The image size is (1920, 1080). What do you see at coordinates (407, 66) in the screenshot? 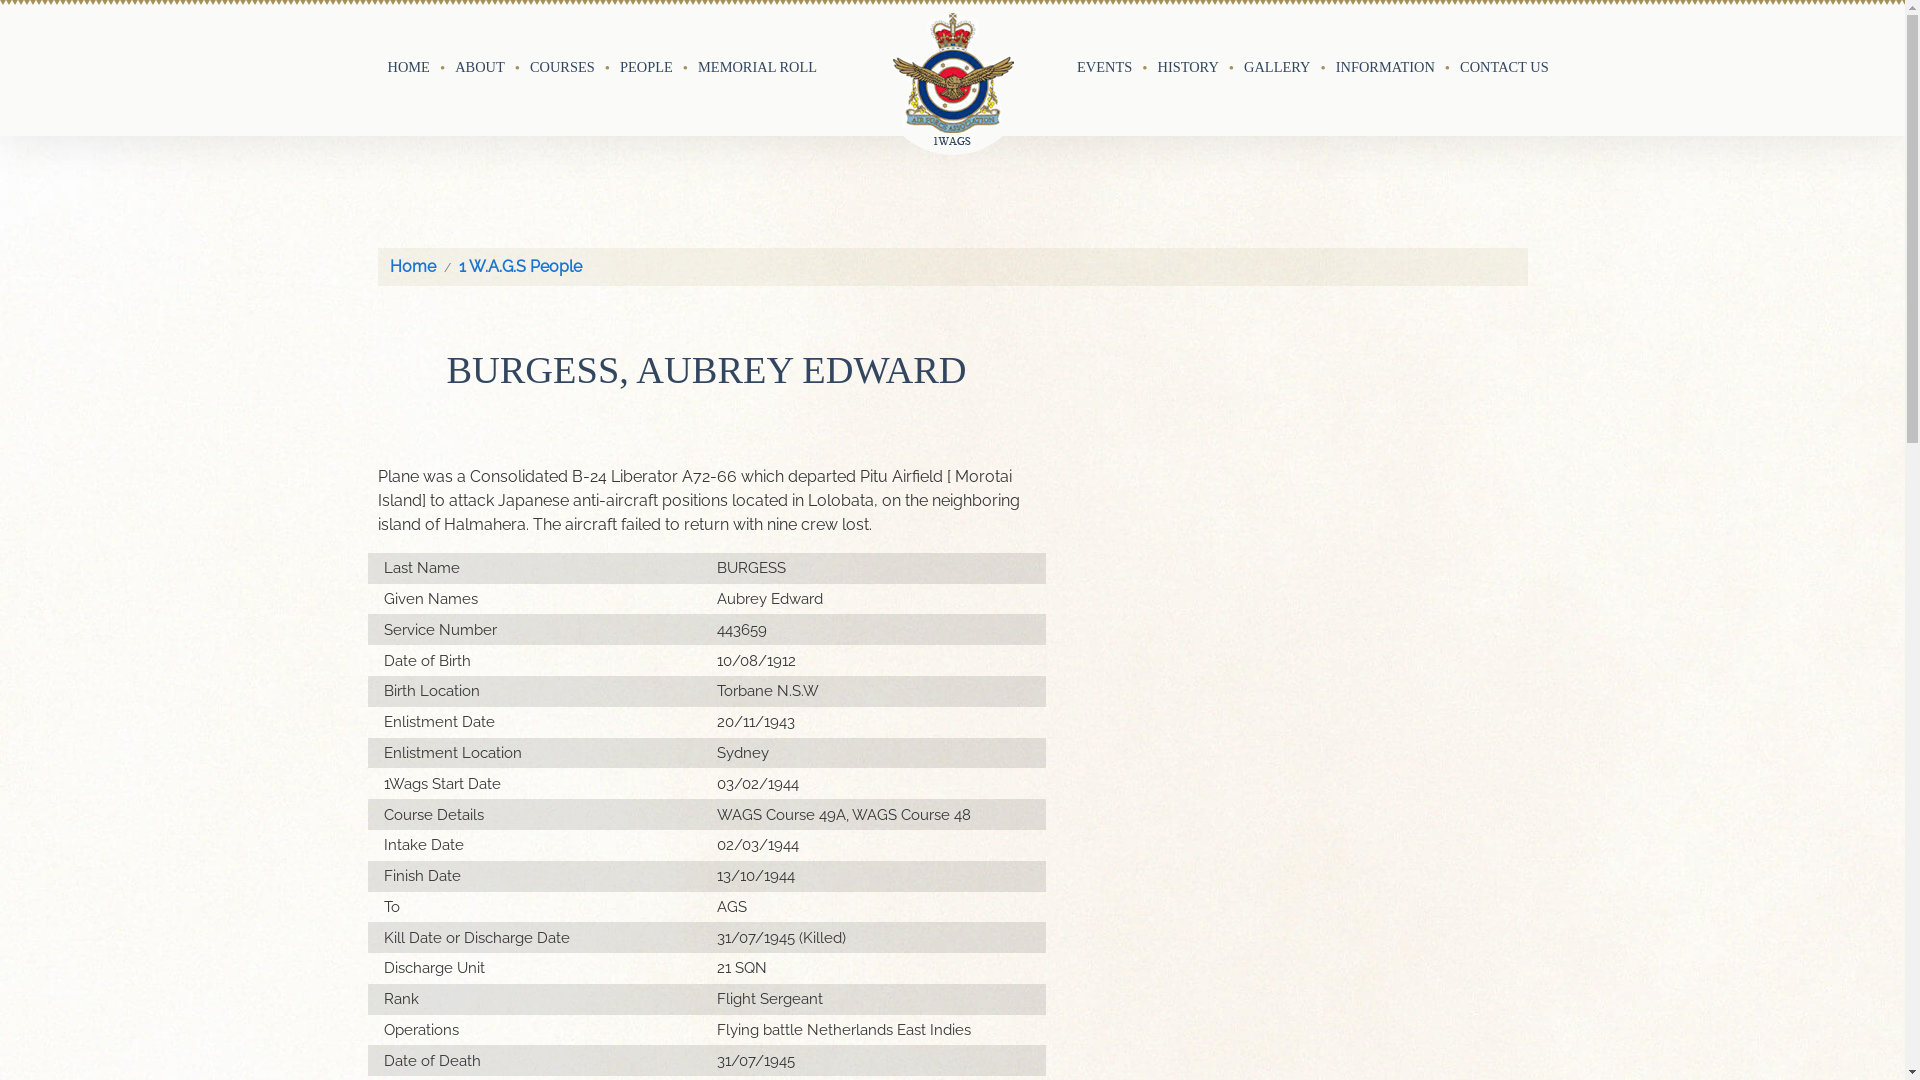
I see `'HOME'` at bounding box center [407, 66].